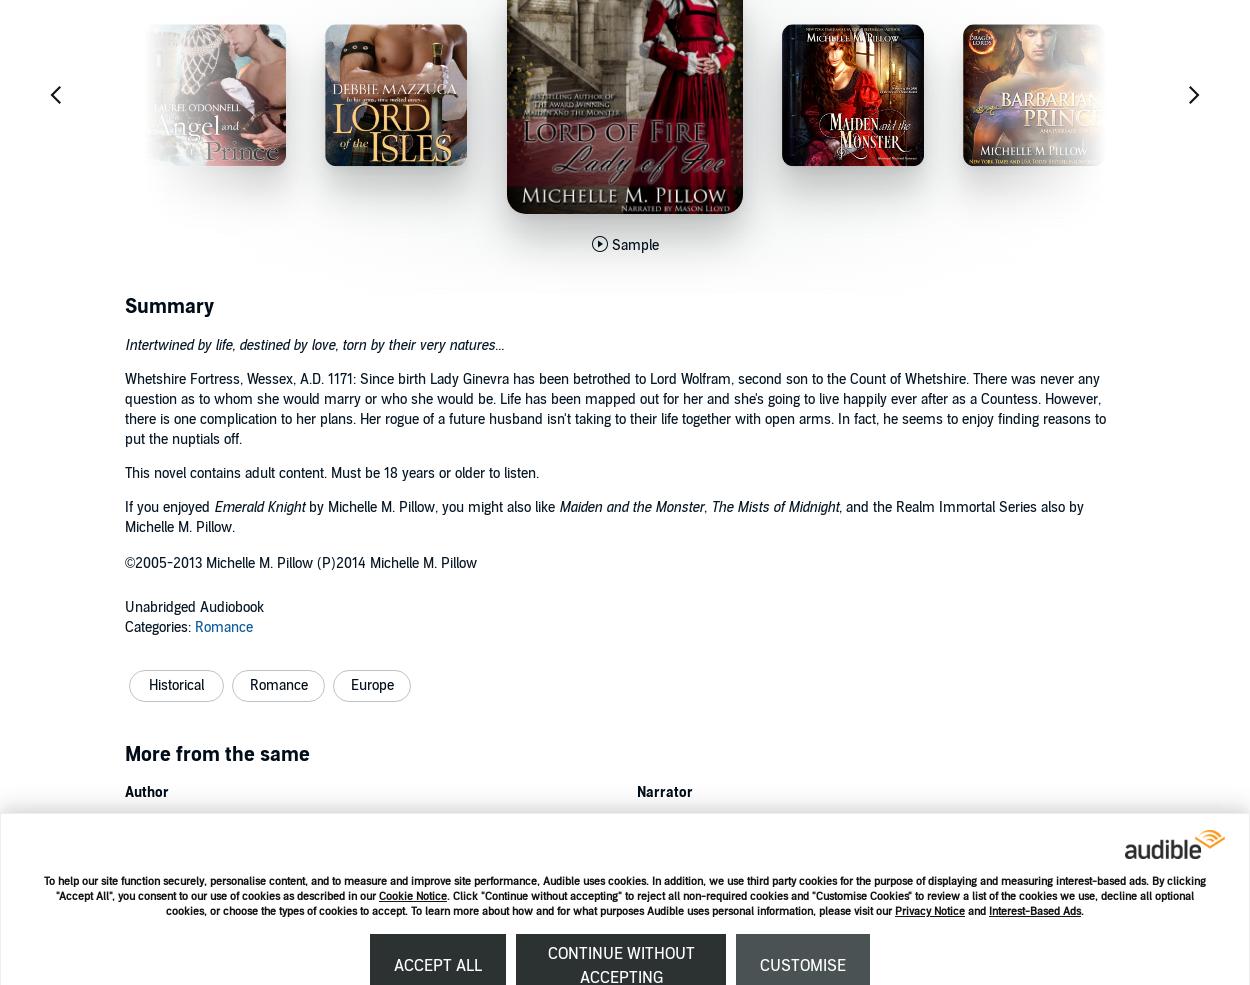  I want to click on 'Intertwined by life, destined by love, torn by their very natures...', so click(313, 345).